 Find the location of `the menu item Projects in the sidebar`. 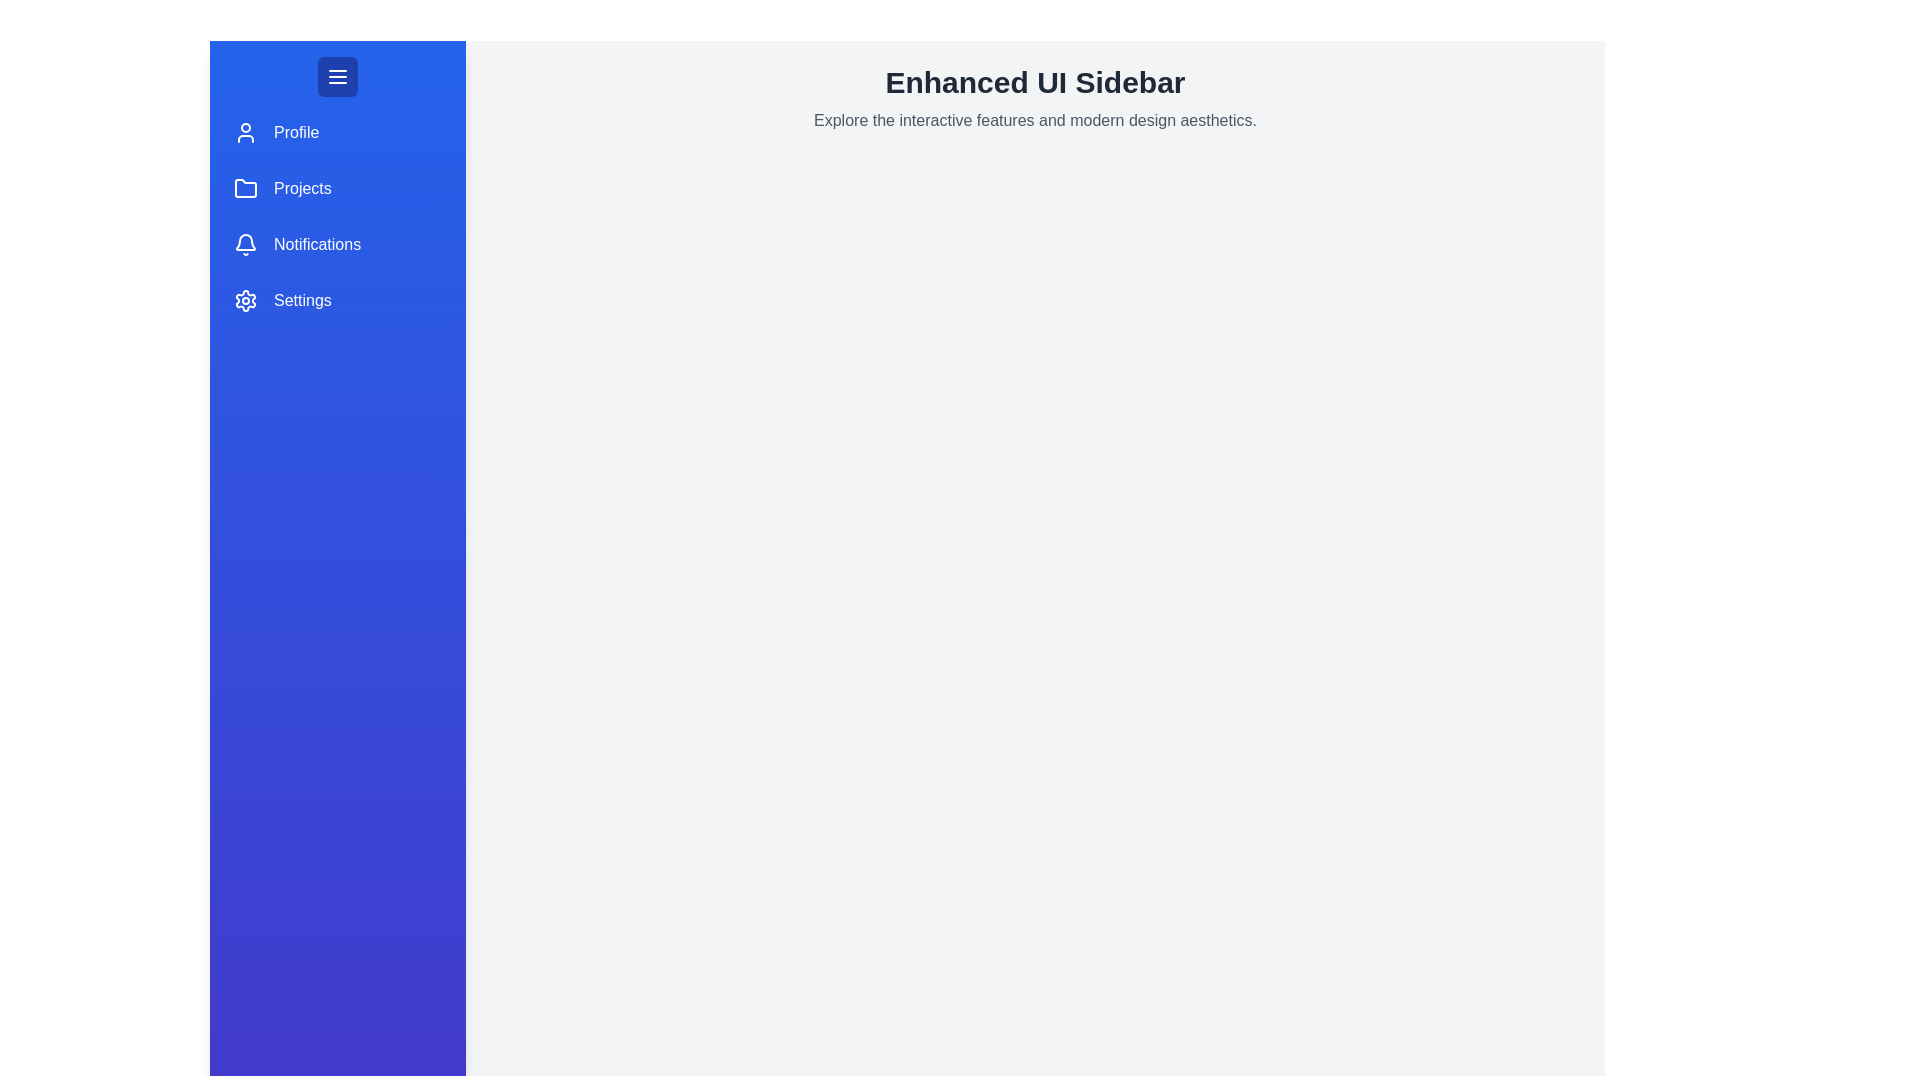

the menu item Projects in the sidebar is located at coordinates (337, 189).